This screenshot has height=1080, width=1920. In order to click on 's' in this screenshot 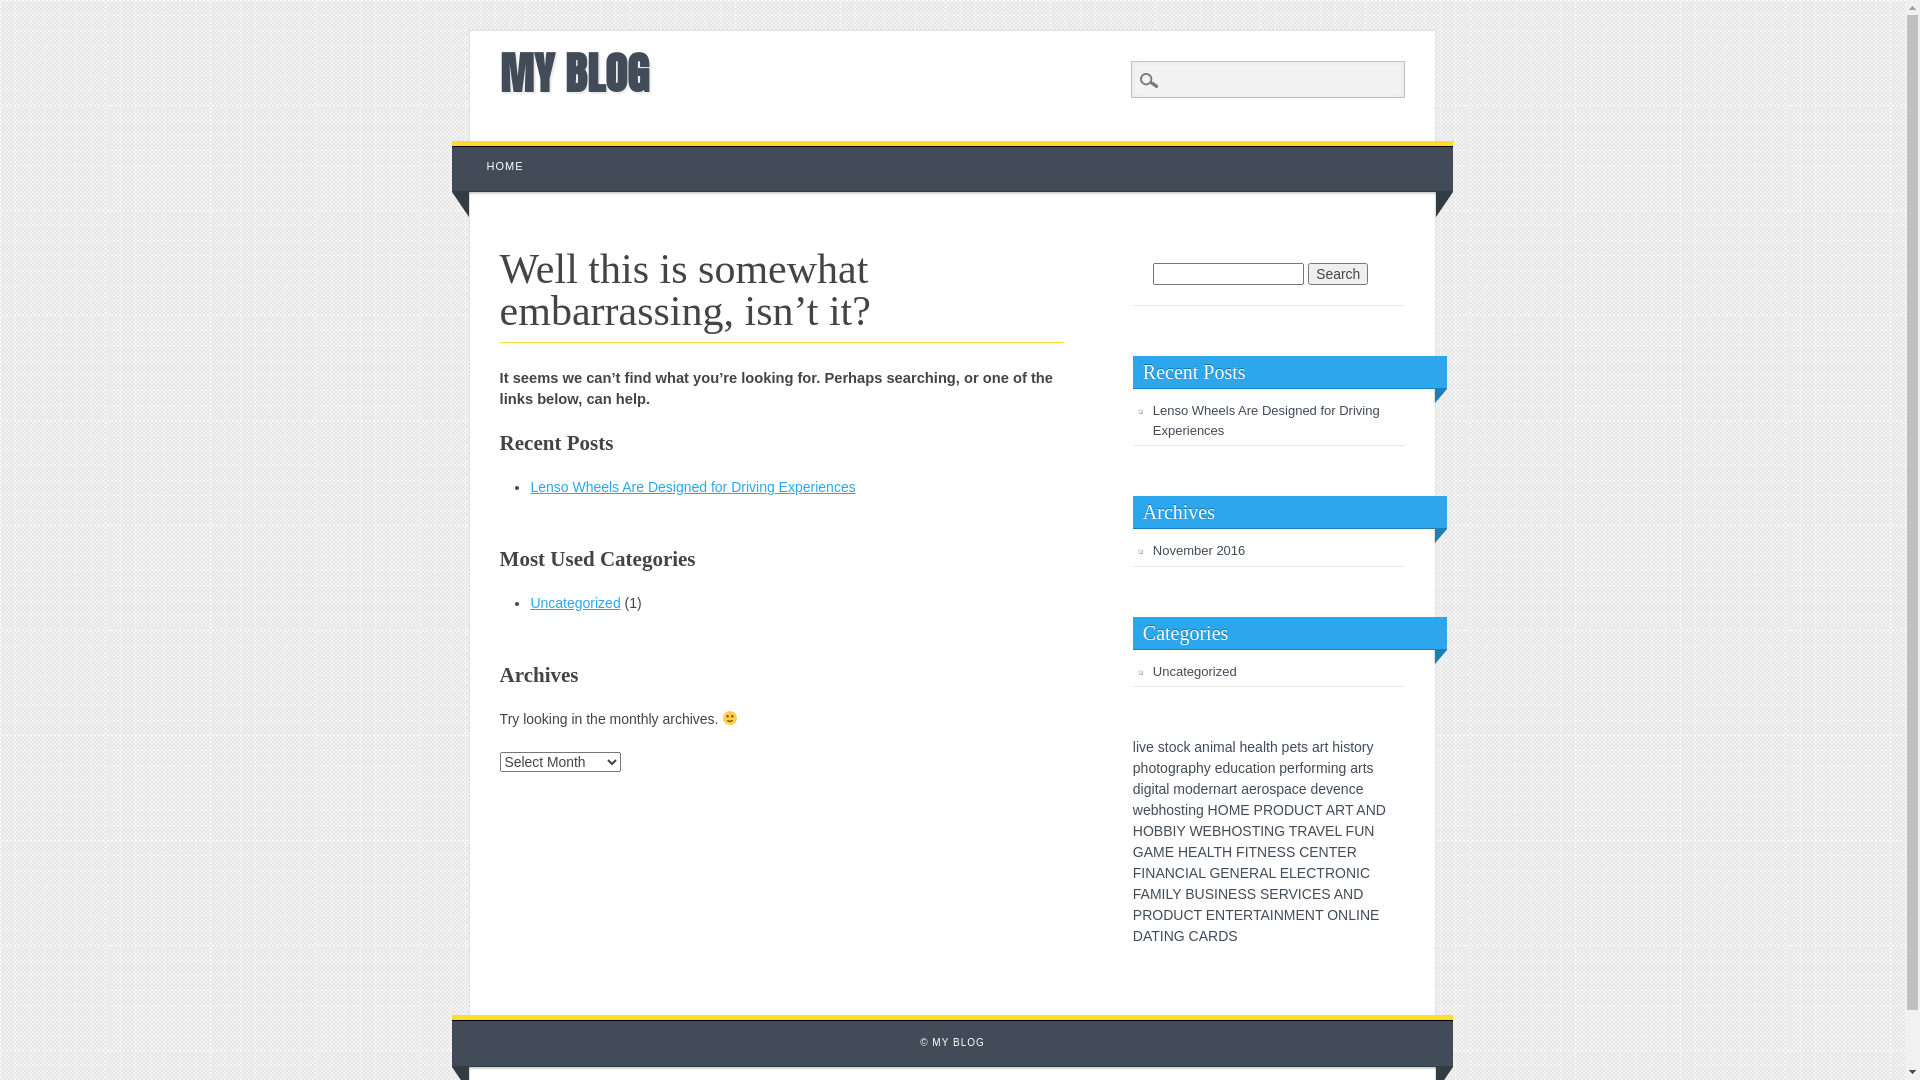, I will do `click(1174, 810)`.